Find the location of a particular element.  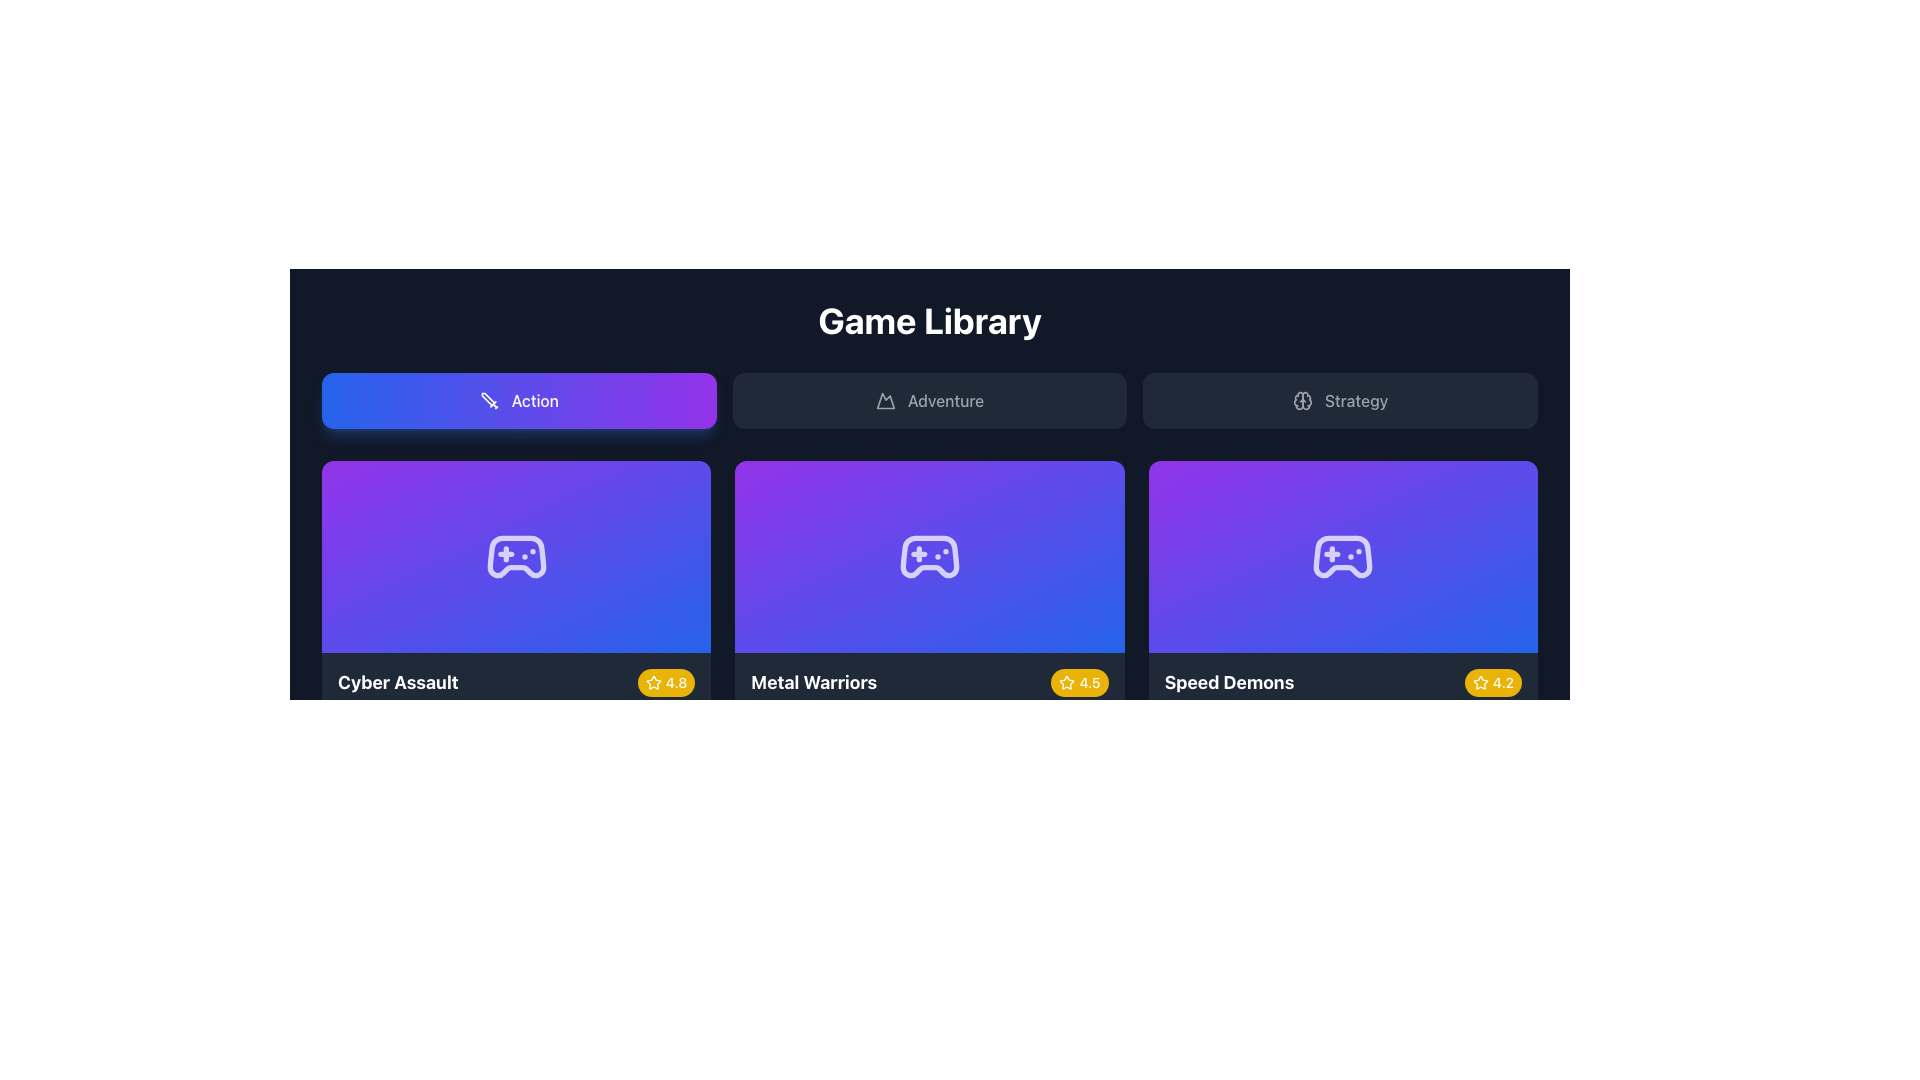

the 'Game Library' text element, which is prominently displayed in bold white font on a dark background, located at the top center of the interface is located at coordinates (929, 319).